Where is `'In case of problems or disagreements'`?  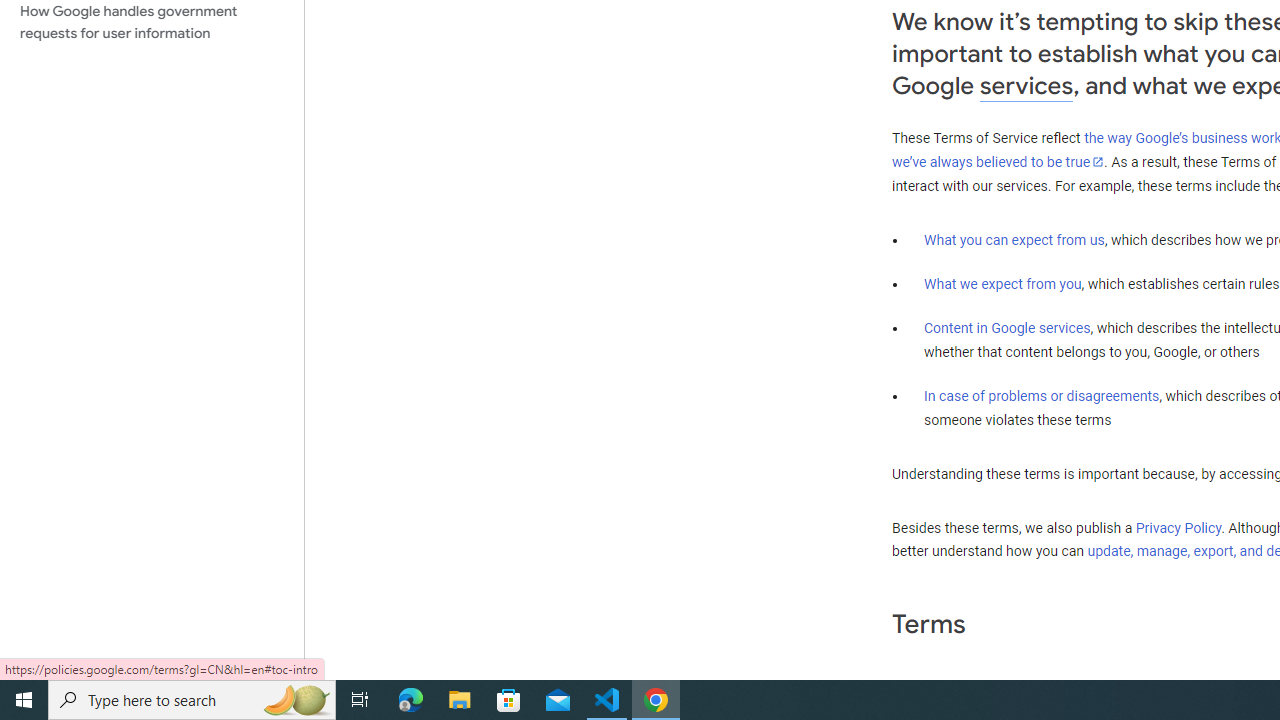 'In case of problems or disagreements' is located at coordinates (1040, 396).